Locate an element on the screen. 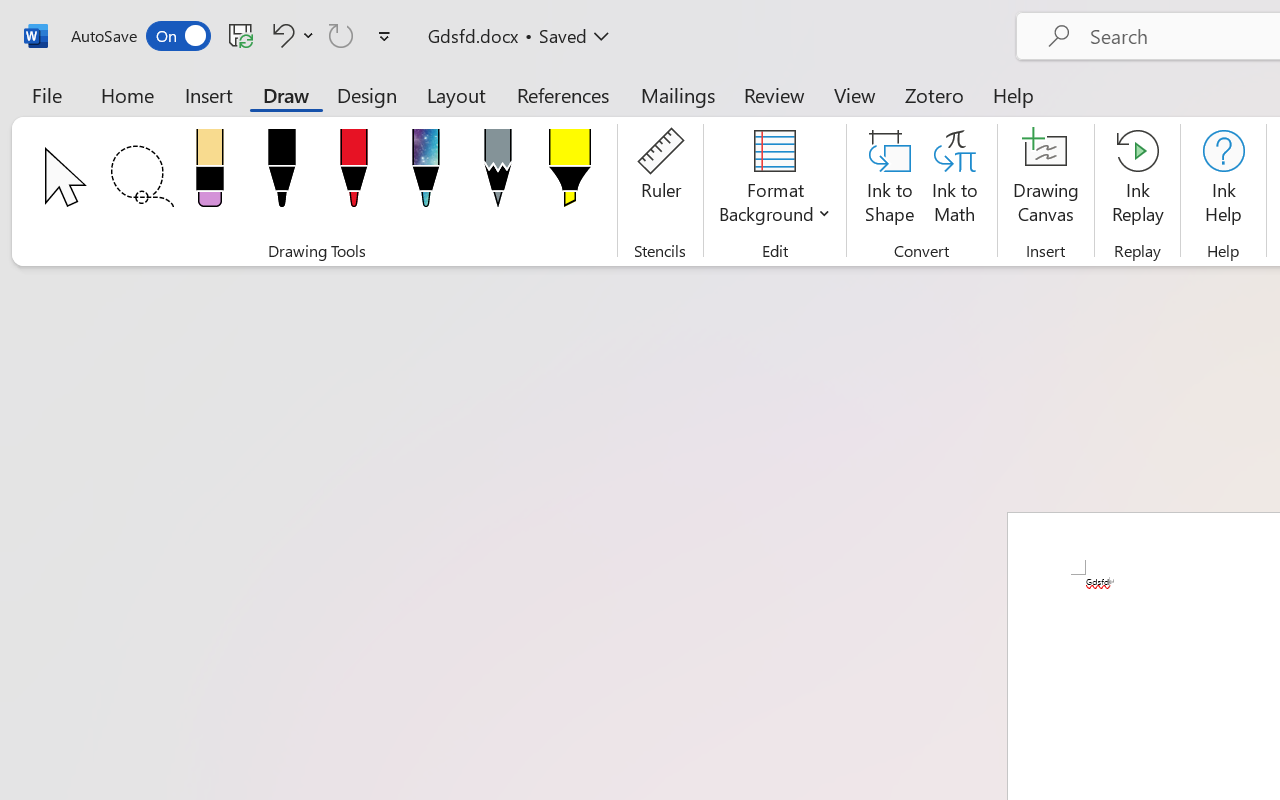 The height and width of the screenshot is (800, 1280). 'Pen: Red, 0.5 mm' is located at coordinates (353, 173).